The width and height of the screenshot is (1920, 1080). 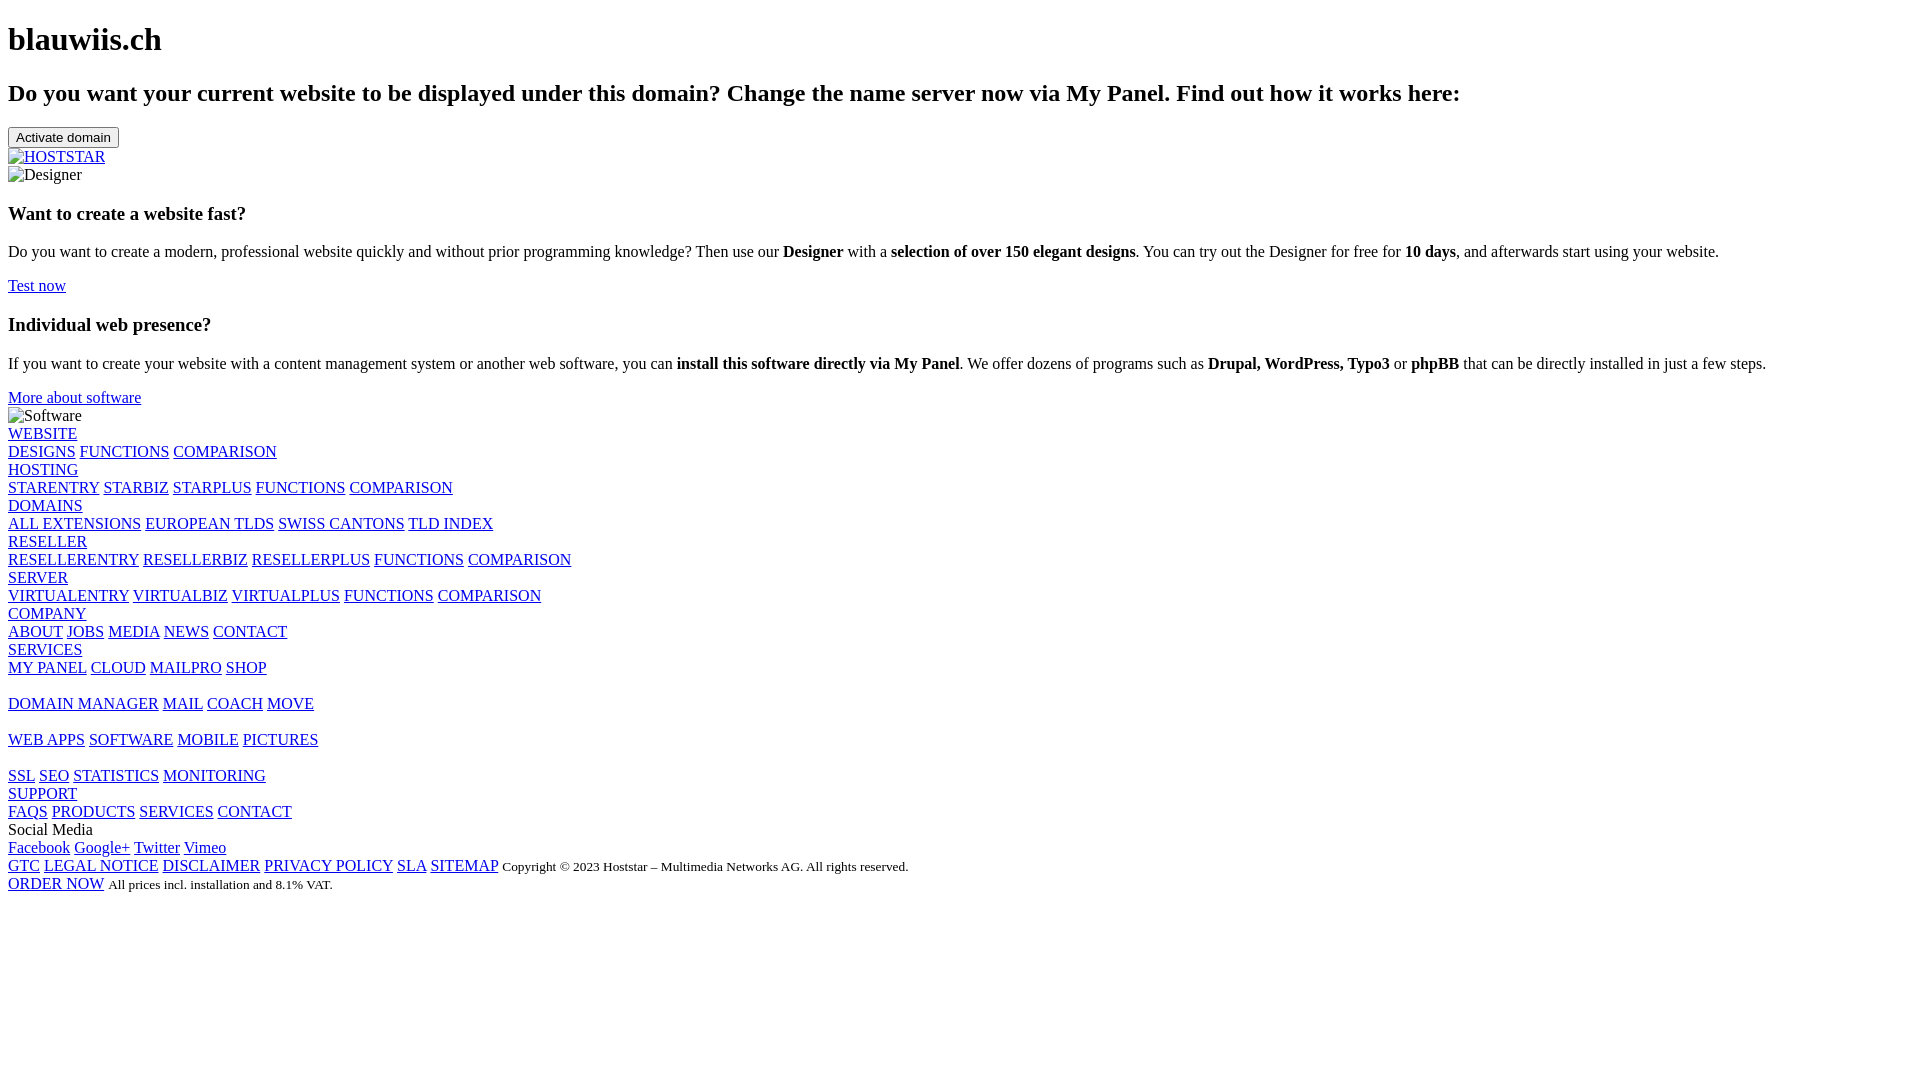 What do you see at coordinates (56, 882) in the screenshot?
I see `'ORDER NOW'` at bounding box center [56, 882].